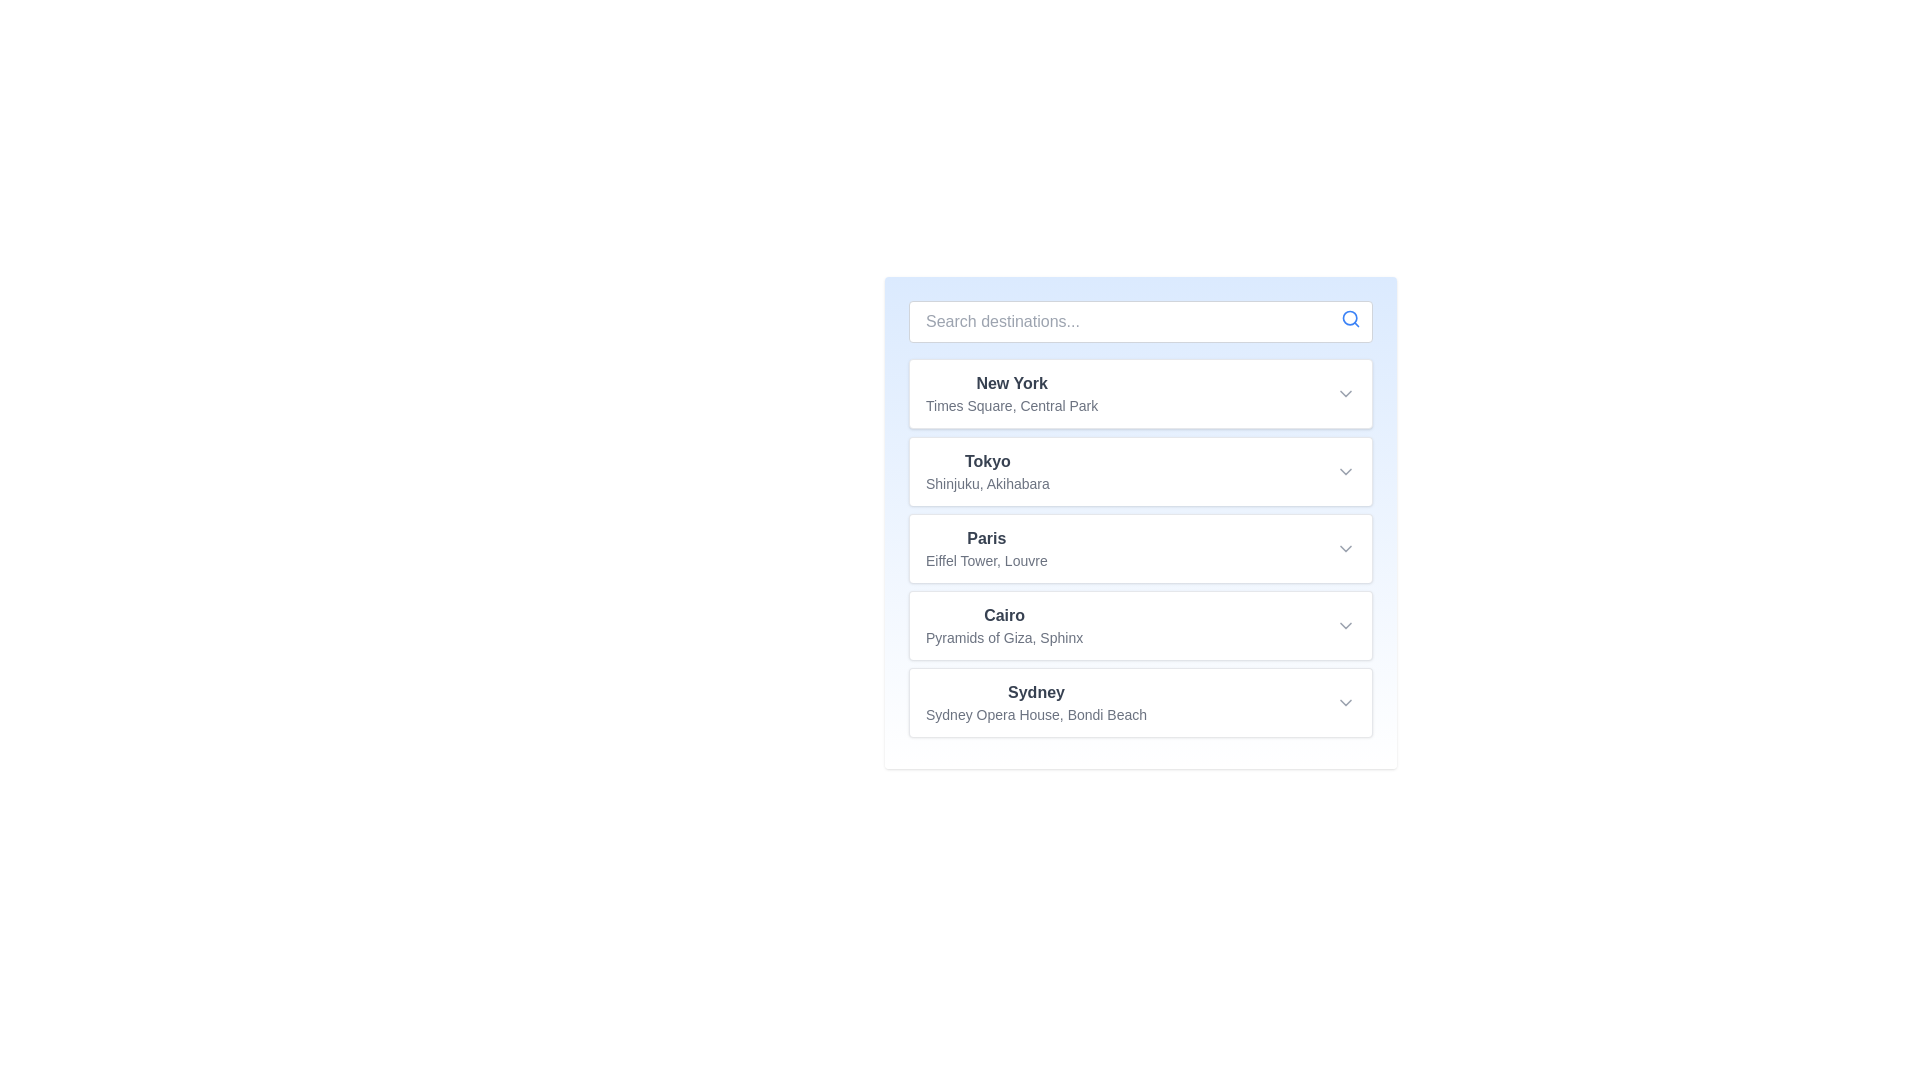 Image resolution: width=1920 pixels, height=1080 pixels. I want to click on the downward pointing chevron-shaped icon located to the right of the 'Sydney' list item in the dropdown menu, so click(1345, 701).